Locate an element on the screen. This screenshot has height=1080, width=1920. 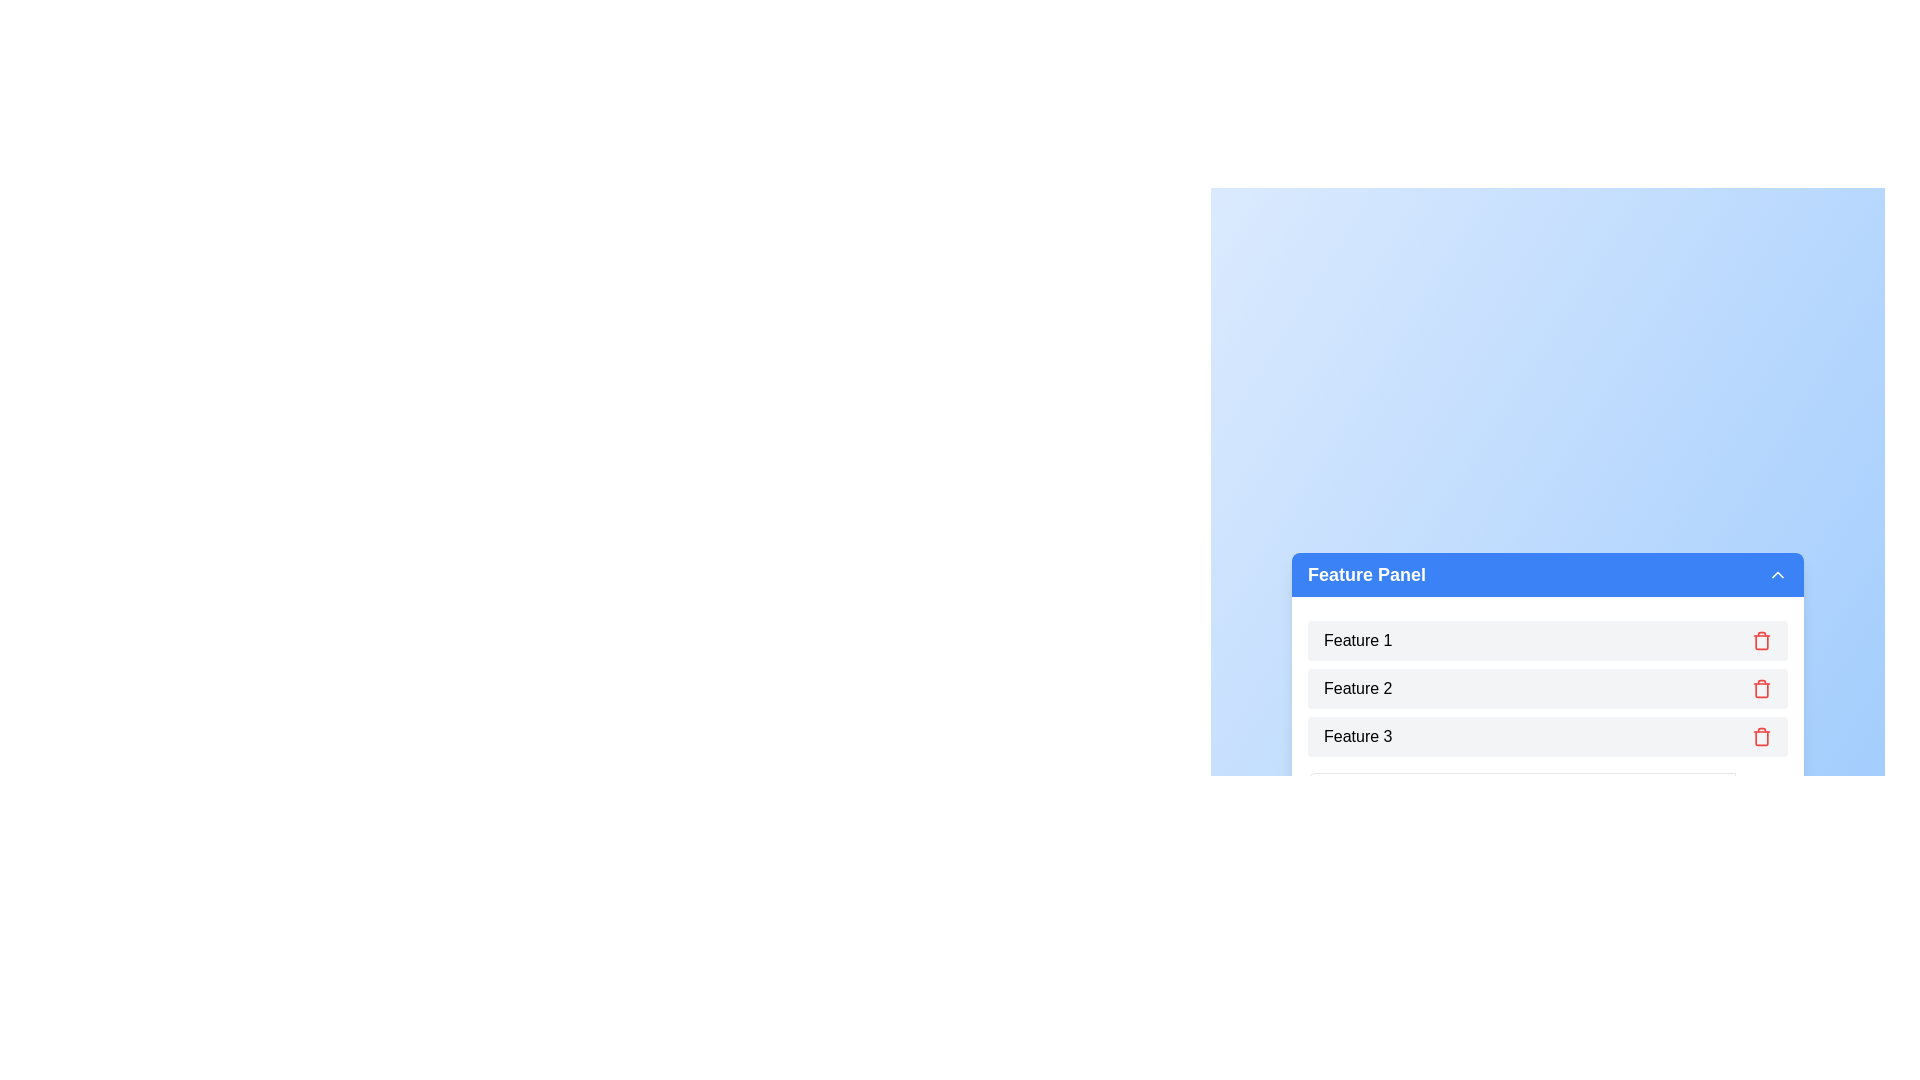
the input field and button combination located at the bottom of the Feature Panel, which includes a text input area and a green button with a circular plus icon is located at coordinates (1547, 793).